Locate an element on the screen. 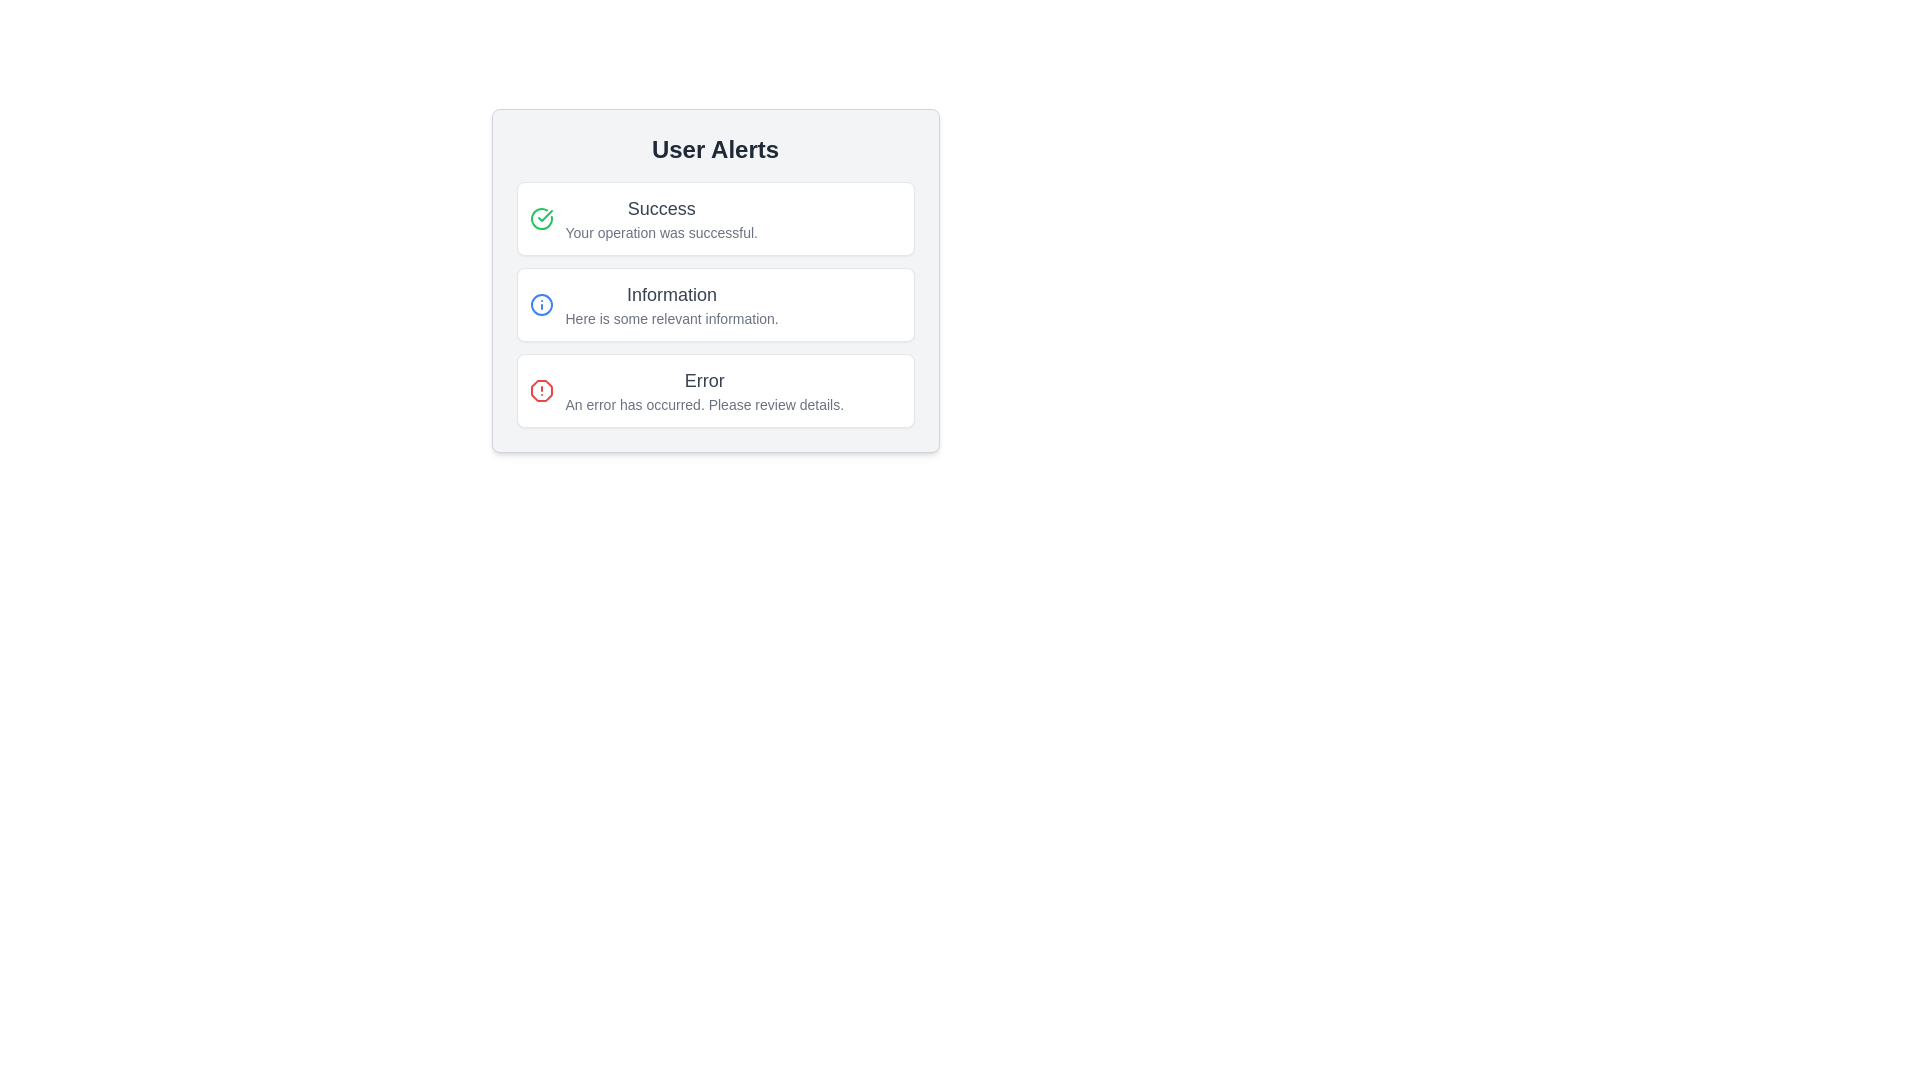  notification text from the second notification message in the 'User Alerts' section, which is positioned between a 'Success' notification above and an 'Error' notification below is located at coordinates (715, 304).